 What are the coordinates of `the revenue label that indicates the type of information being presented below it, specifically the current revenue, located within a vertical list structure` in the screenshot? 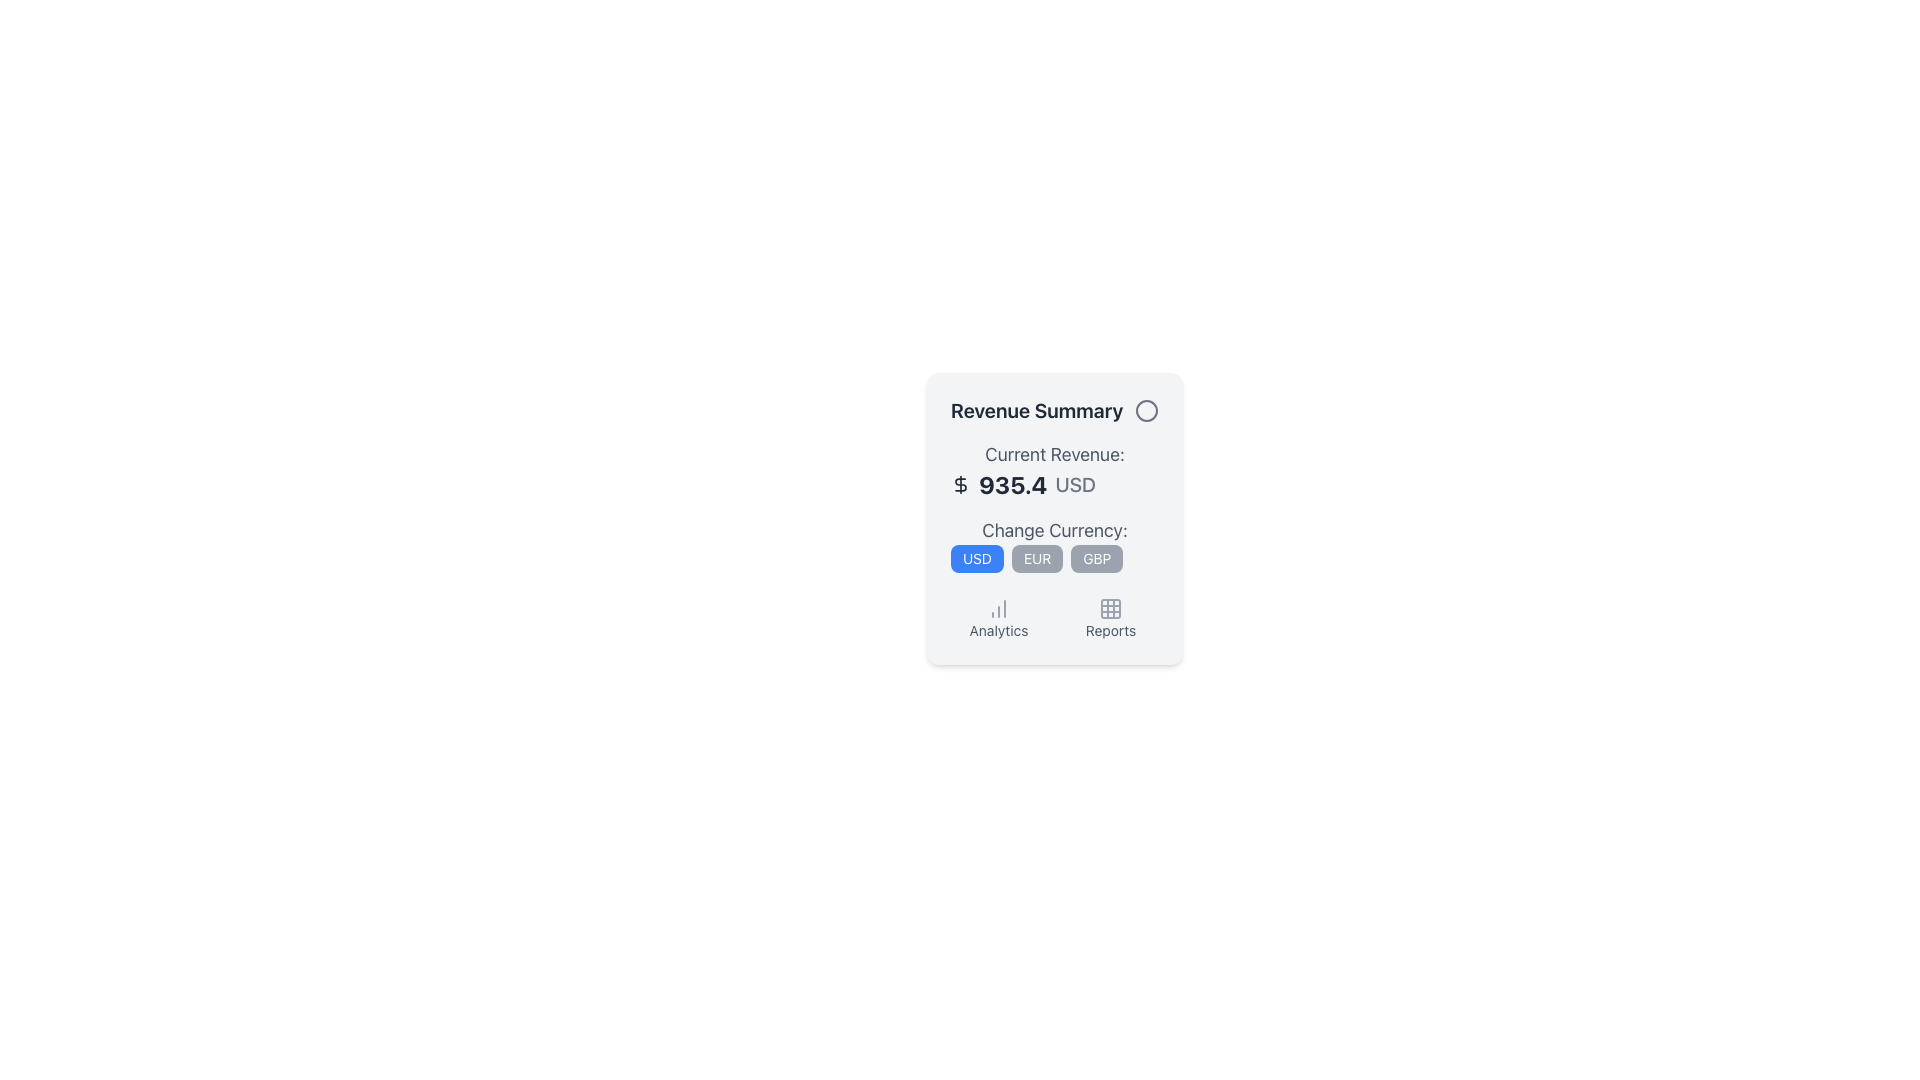 It's located at (1054, 455).